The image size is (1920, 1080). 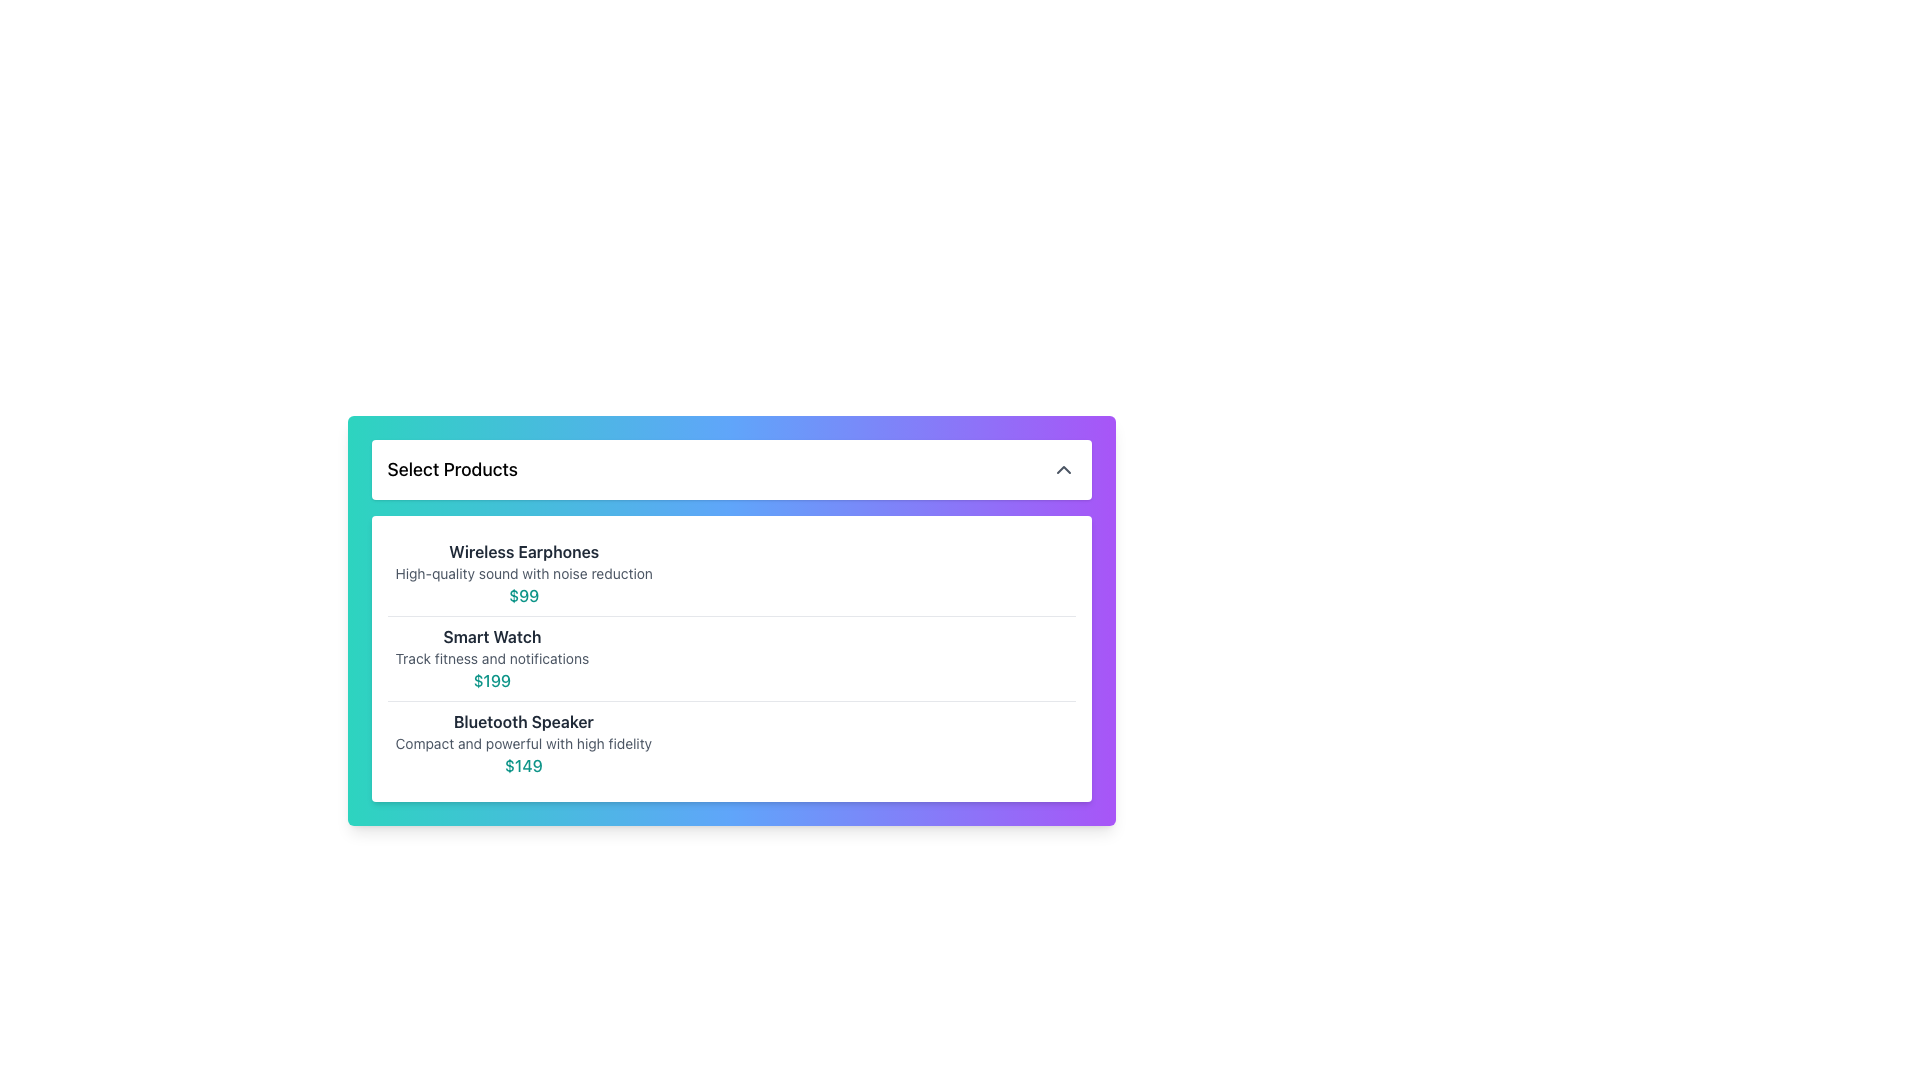 I want to click on the Text Display element that presents product details, located between 'Wireless Earphones' and 'Bluetooth Speaker', so click(x=492, y=659).